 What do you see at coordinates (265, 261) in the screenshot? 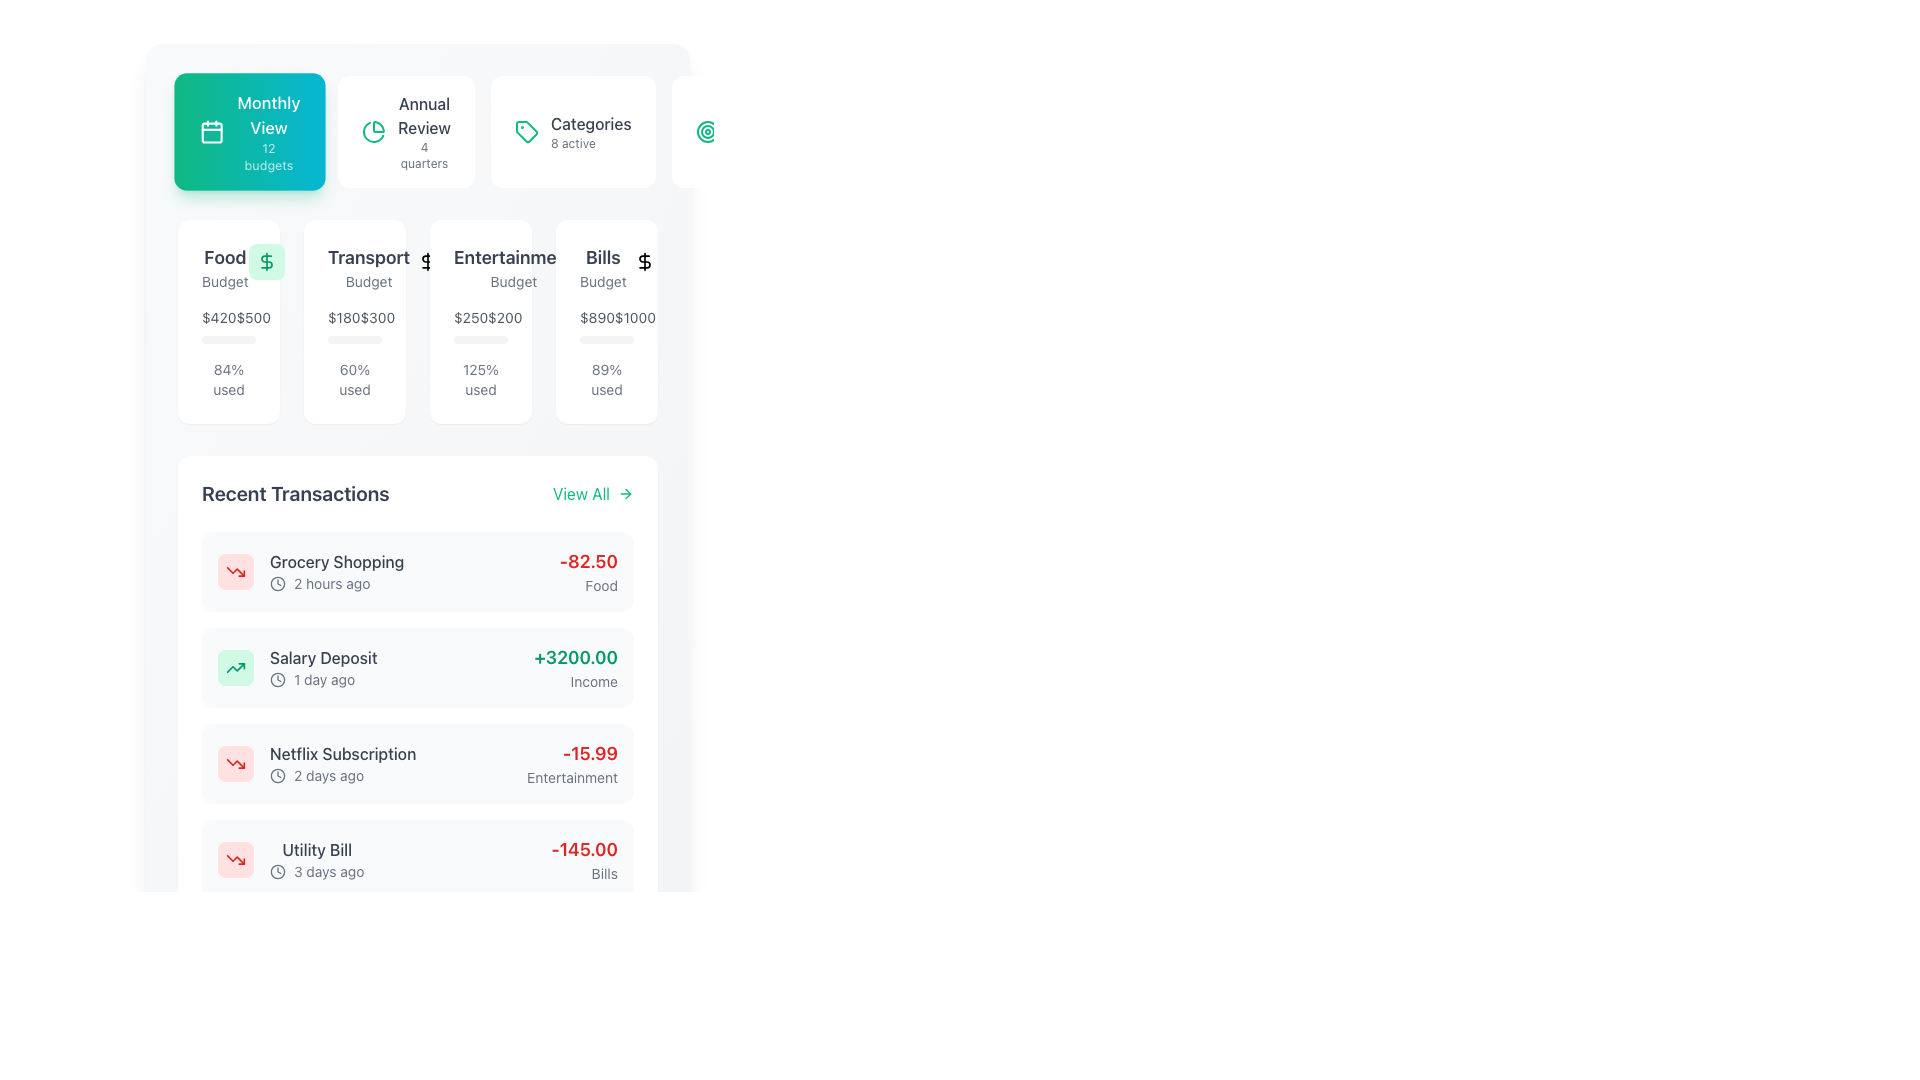
I see `the green dollar sign icon located in the 'Food Budget' box` at bounding box center [265, 261].